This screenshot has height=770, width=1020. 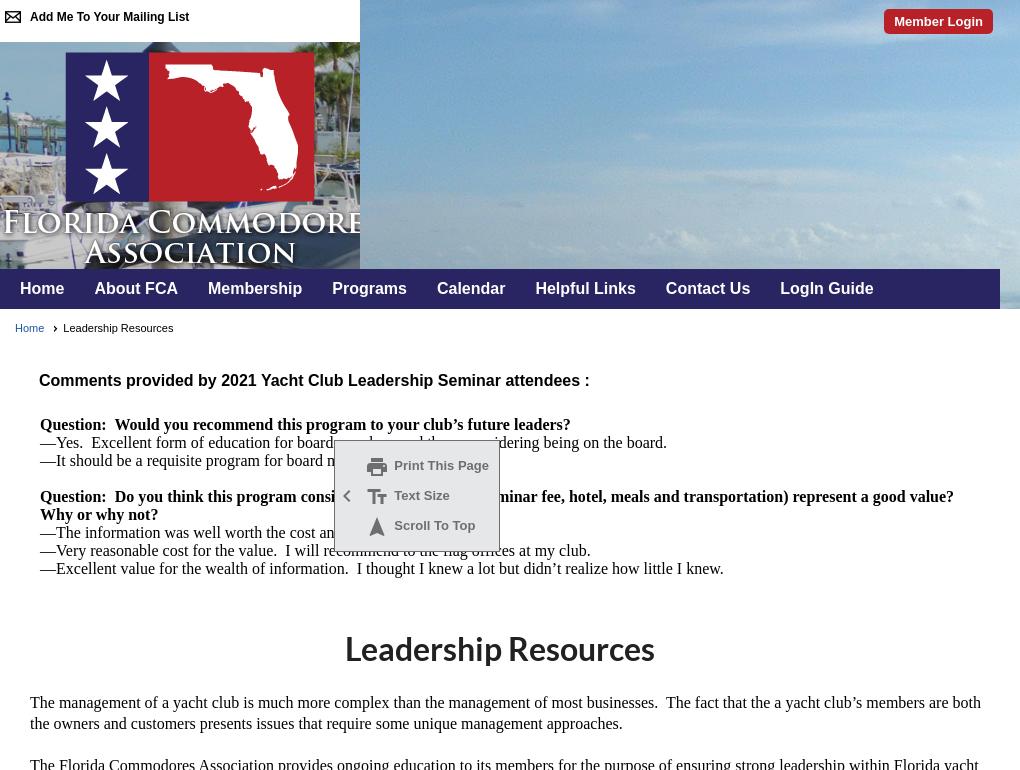 What do you see at coordinates (497, 505) in the screenshot?
I see `'Question:  Do you think this program considering all your costs (seminar fee, hotel, meals and transportation) represent a good value? Why or why not?'` at bounding box center [497, 505].